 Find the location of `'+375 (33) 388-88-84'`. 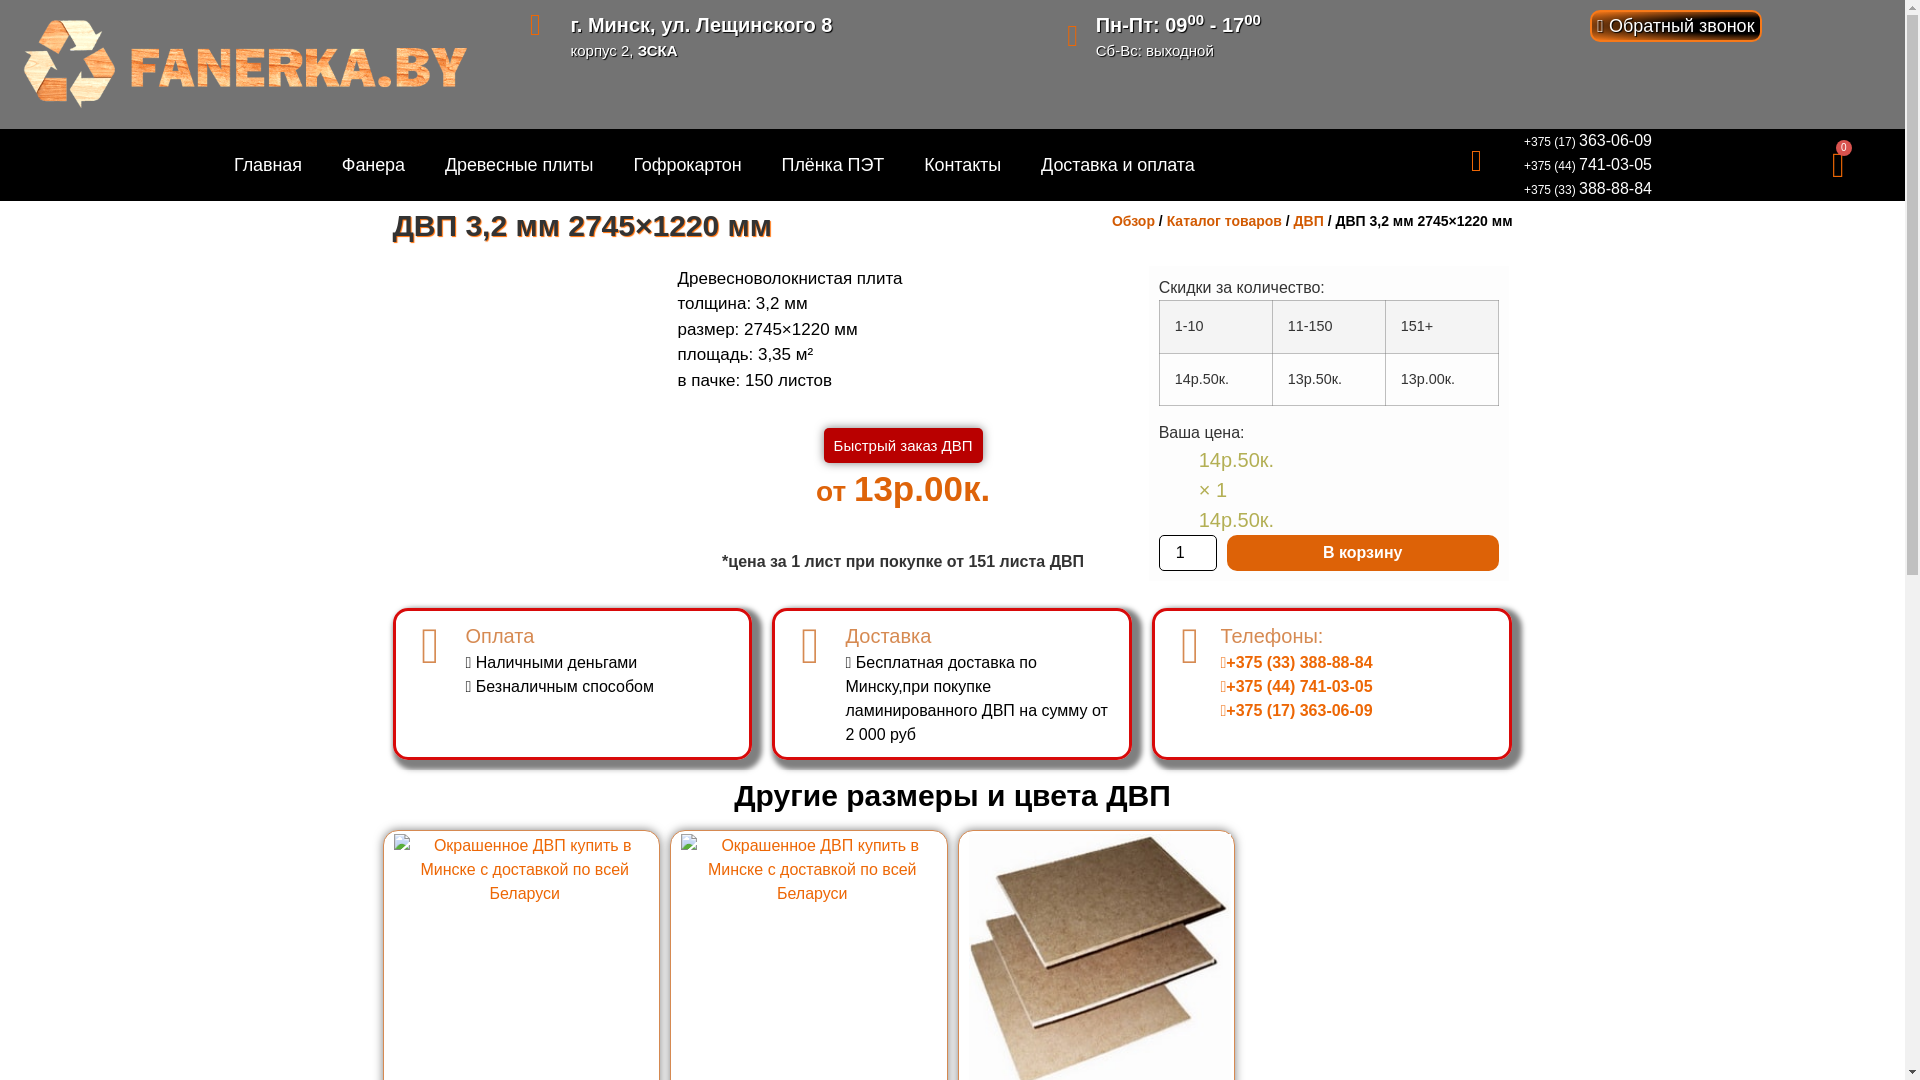

'+375 (33) 388-88-84' is located at coordinates (1587, 189).